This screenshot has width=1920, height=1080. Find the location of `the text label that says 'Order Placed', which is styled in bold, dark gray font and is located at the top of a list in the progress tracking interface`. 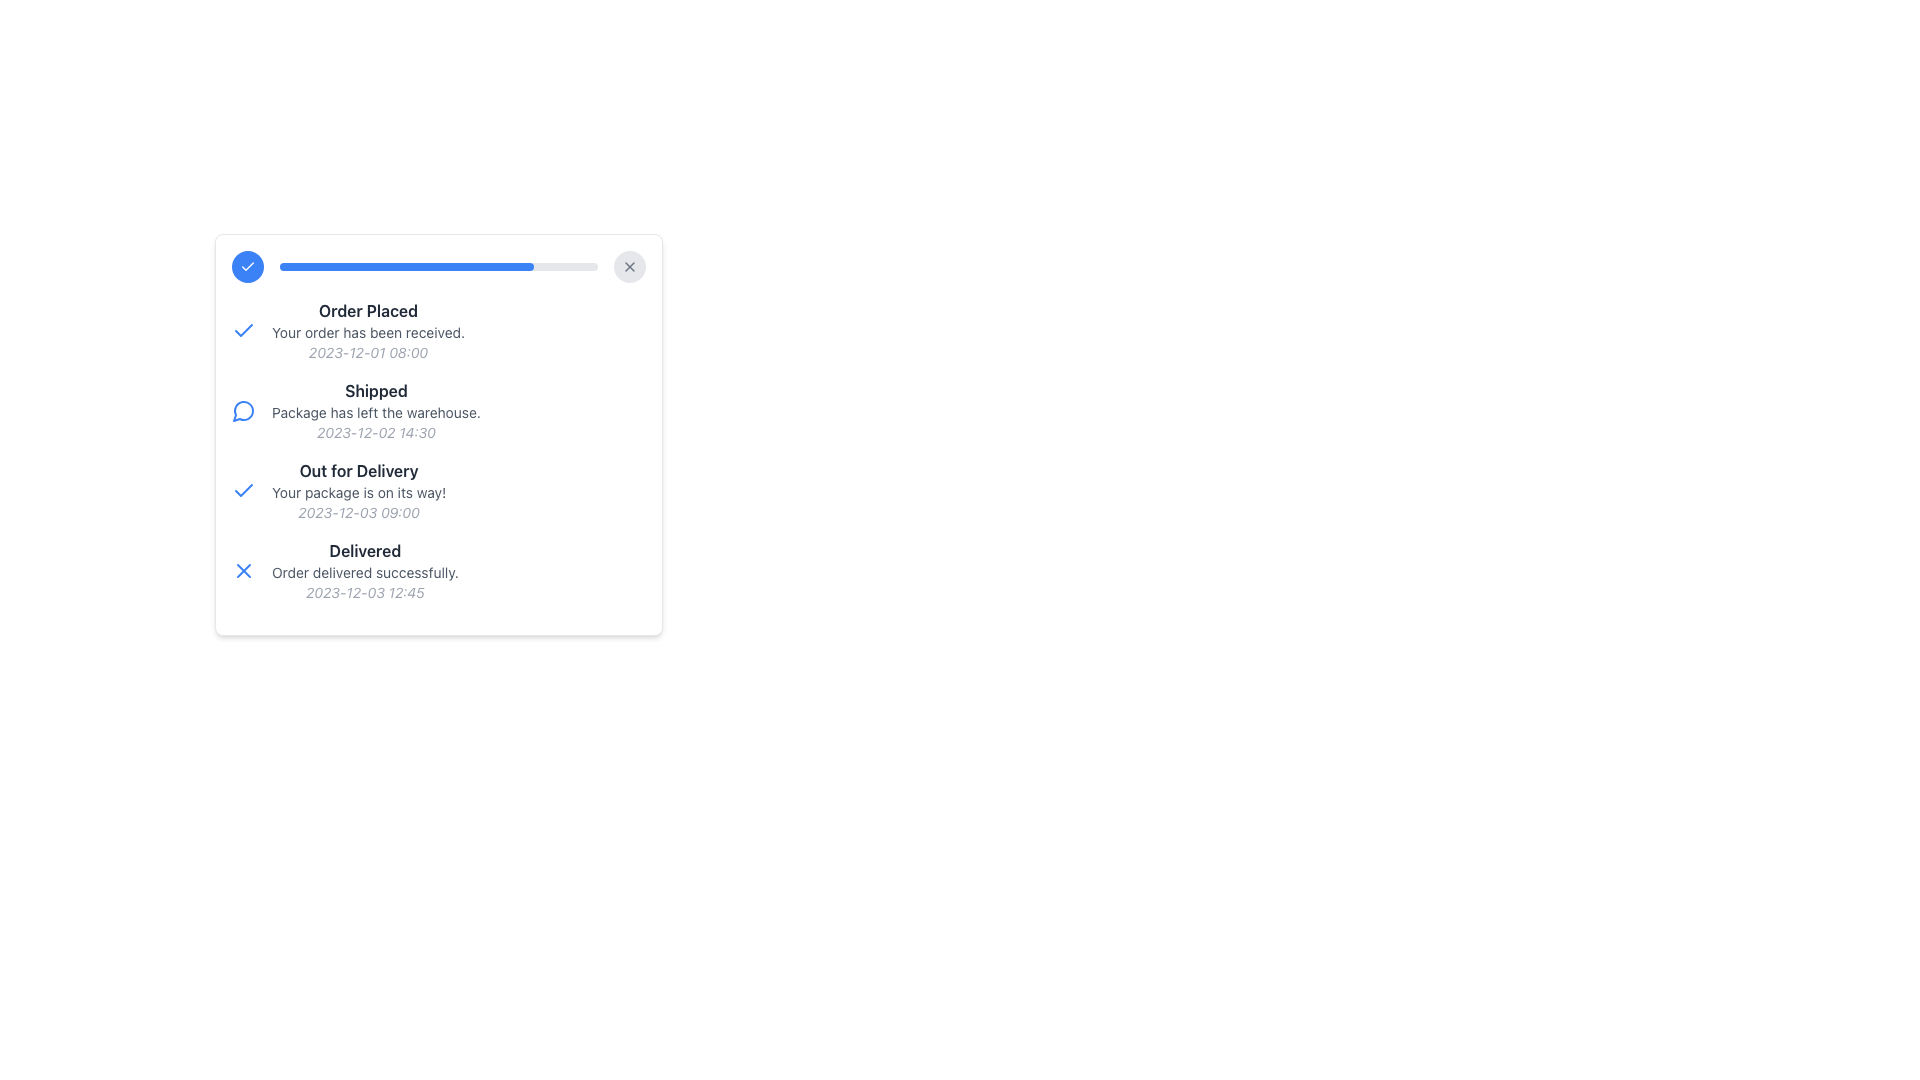

the text label that says 'Order Placed', which is styled in bold, dark gray font and is located at the top of a list in the progress tracking interface is located at coordinates (368, 311).